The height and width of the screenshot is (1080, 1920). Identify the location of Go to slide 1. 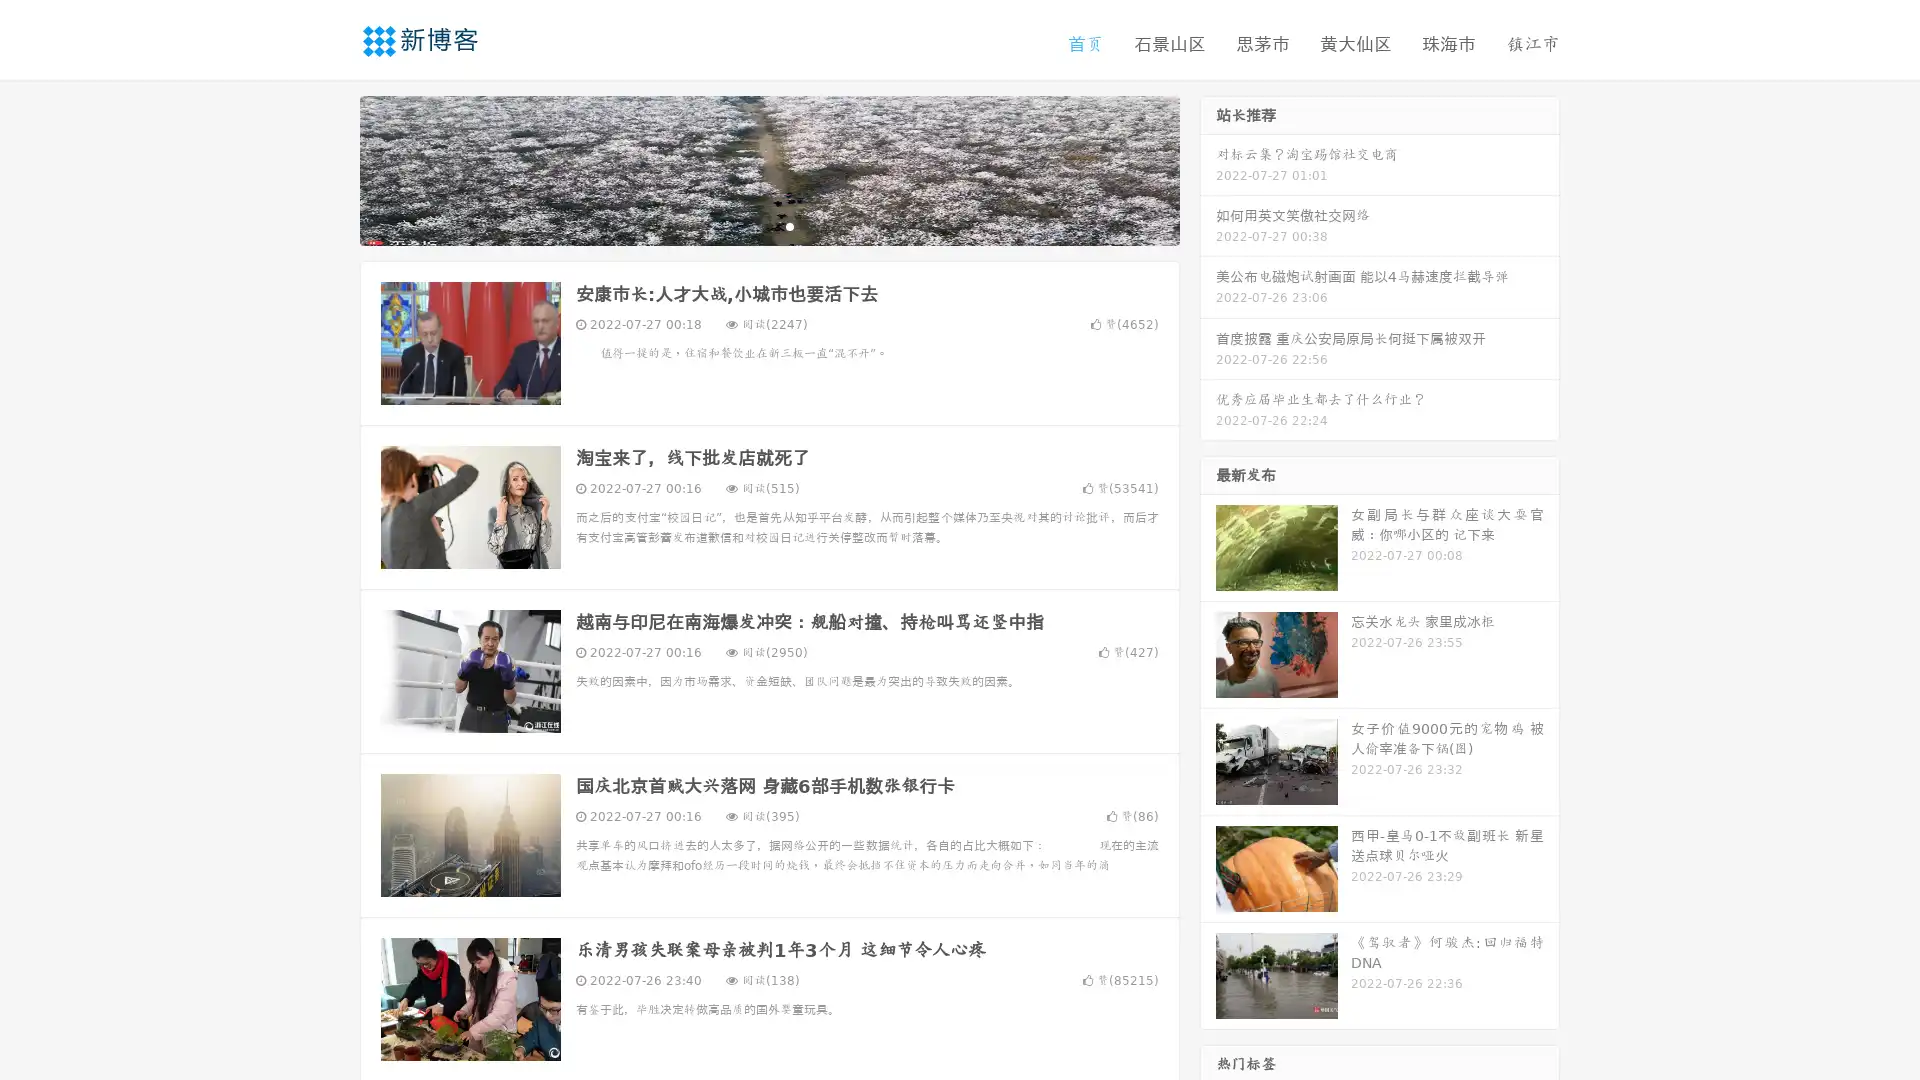
(748, 225).